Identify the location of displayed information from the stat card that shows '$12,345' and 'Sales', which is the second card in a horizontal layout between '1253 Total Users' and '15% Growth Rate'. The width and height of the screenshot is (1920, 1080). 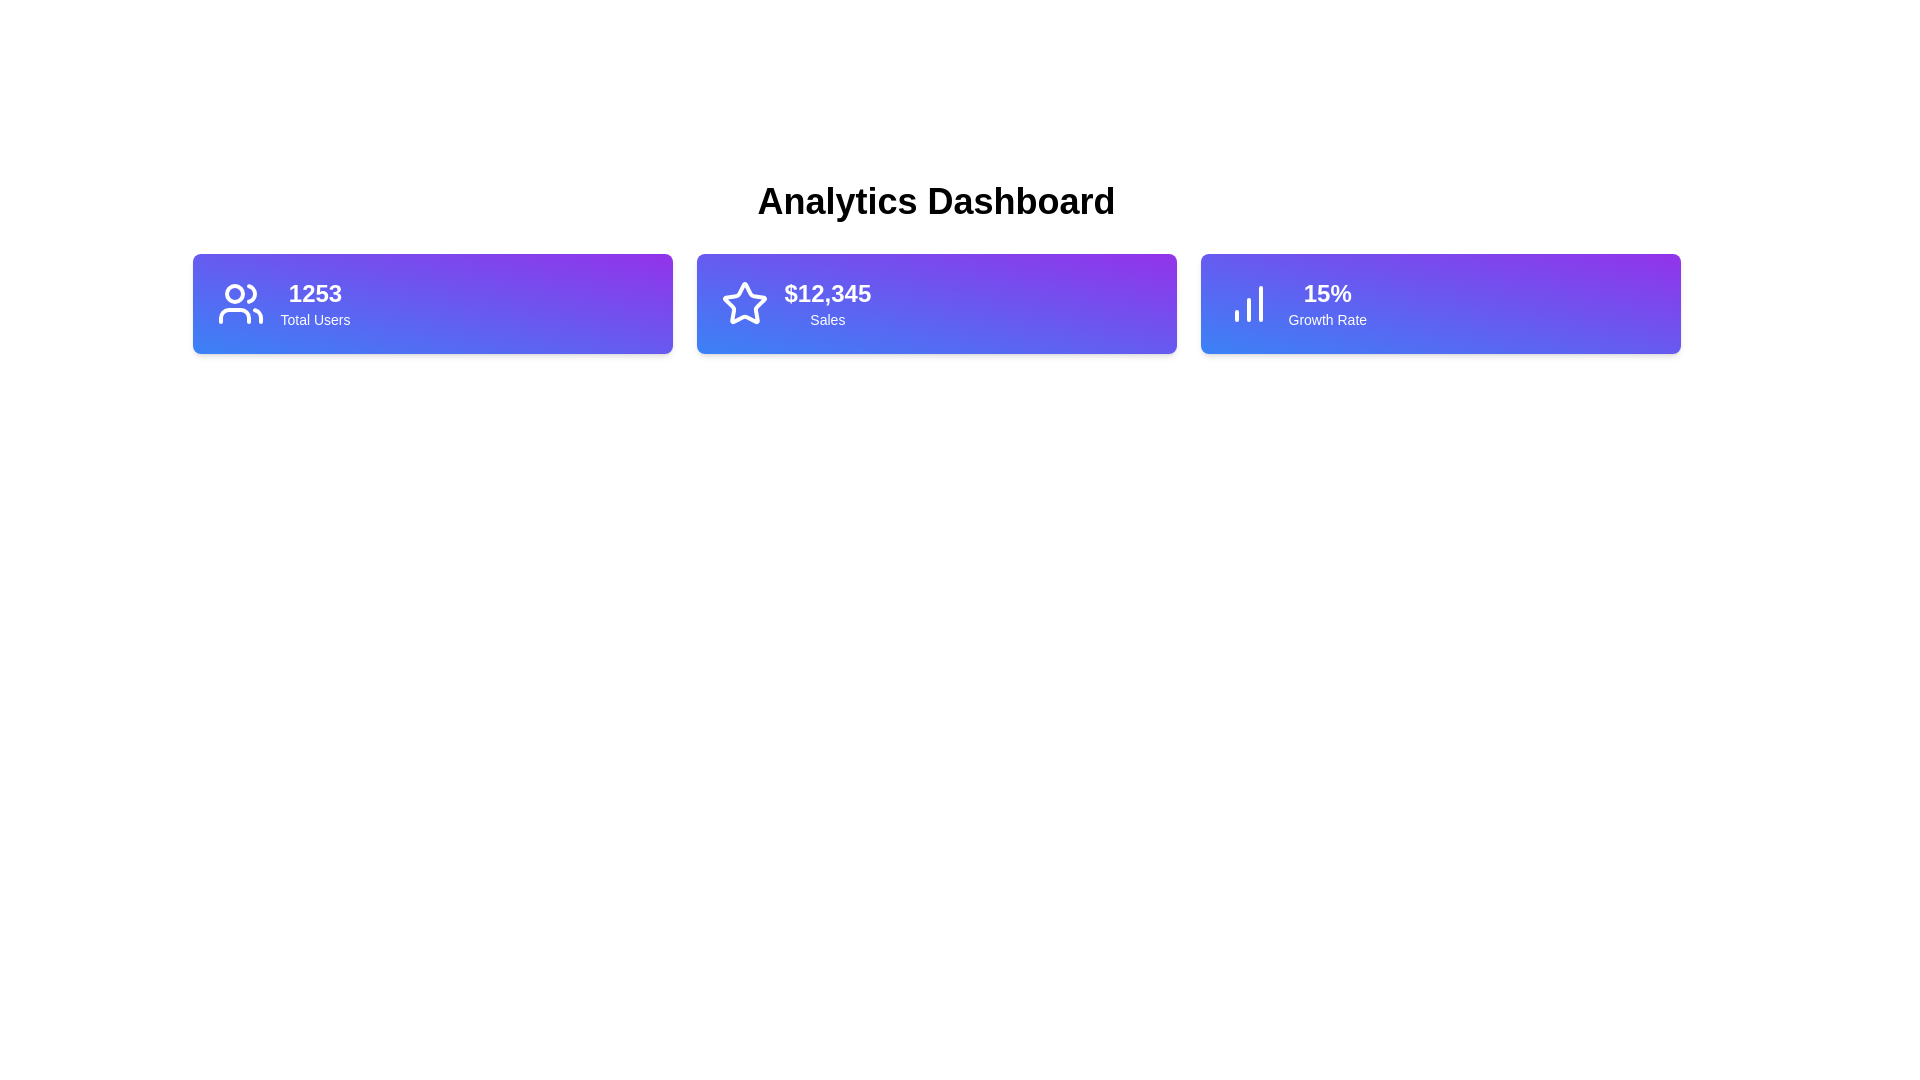
(935, 304).